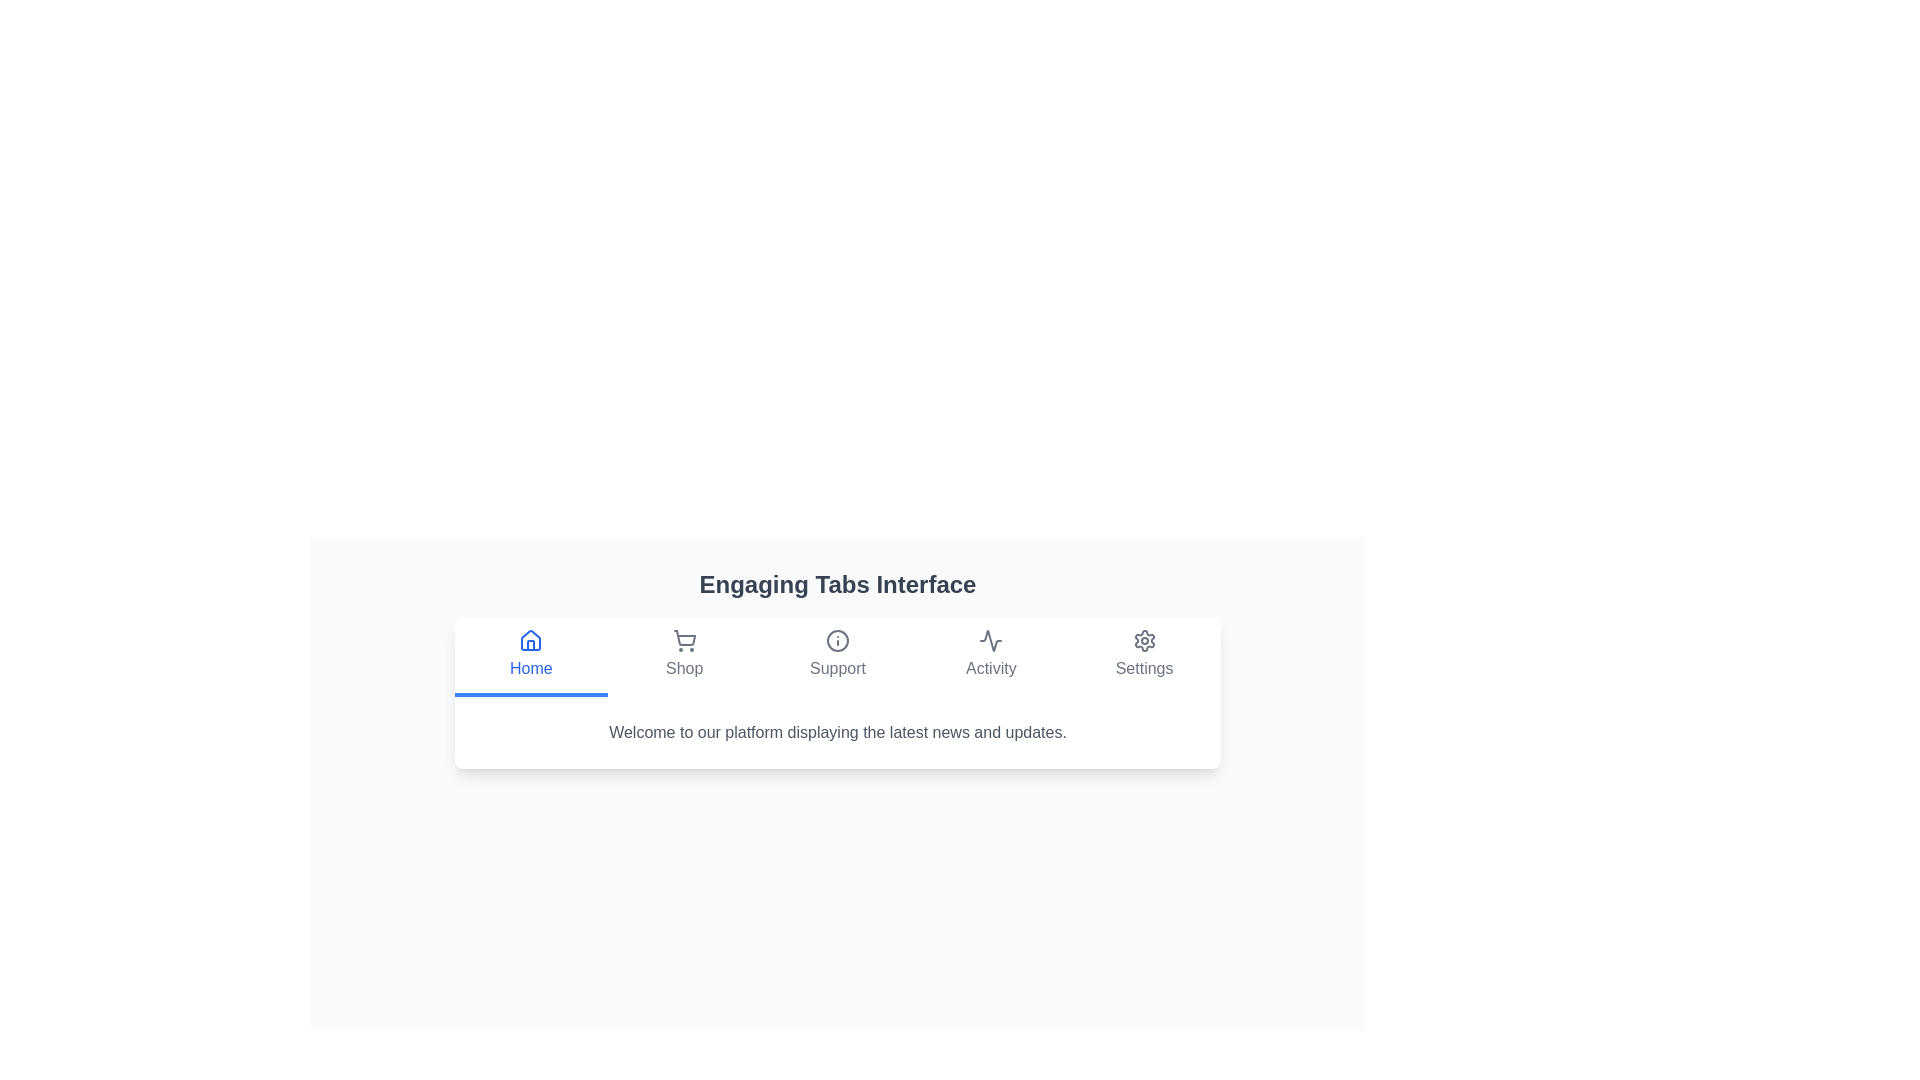 This screenshot has width=1920, height=1080. Describe the element at coordinates (838, 656) in the screenshot. I see `the 'Support' navigation tab located in the horizontal navigation bar` at that location.